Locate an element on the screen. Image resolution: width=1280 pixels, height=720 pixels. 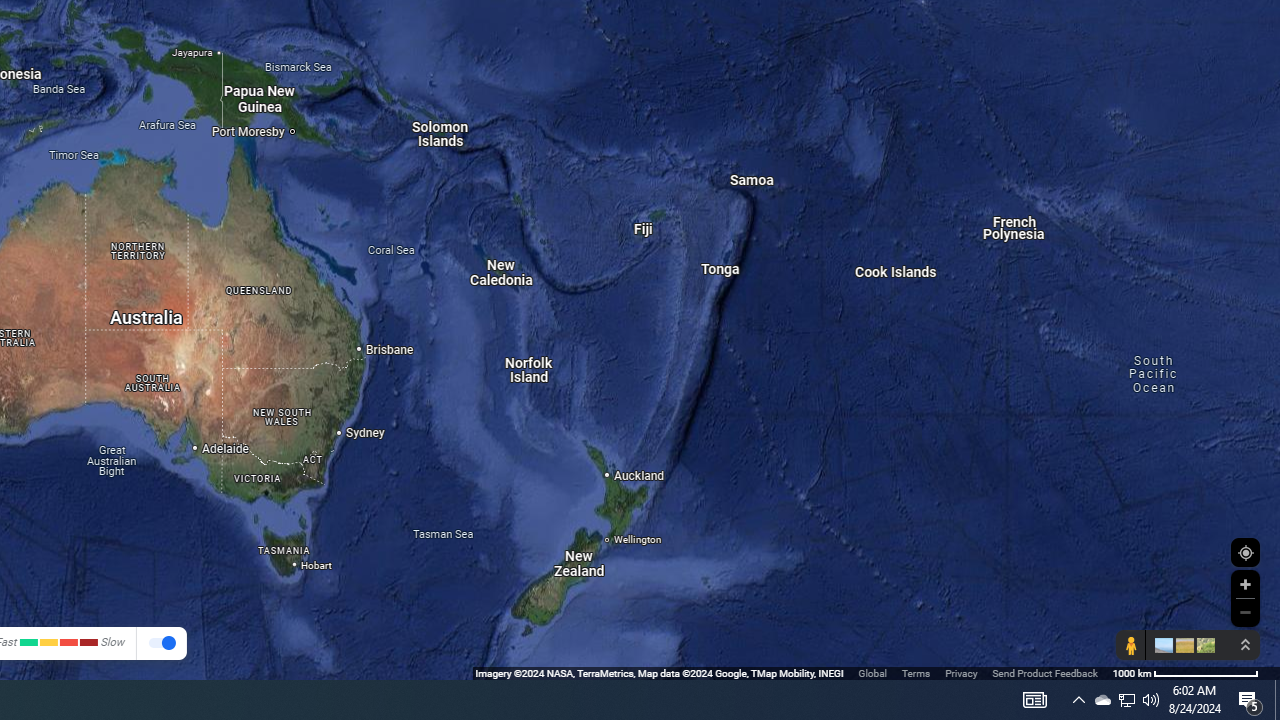
'Show imagery' is located at coordinates (1202, 645).